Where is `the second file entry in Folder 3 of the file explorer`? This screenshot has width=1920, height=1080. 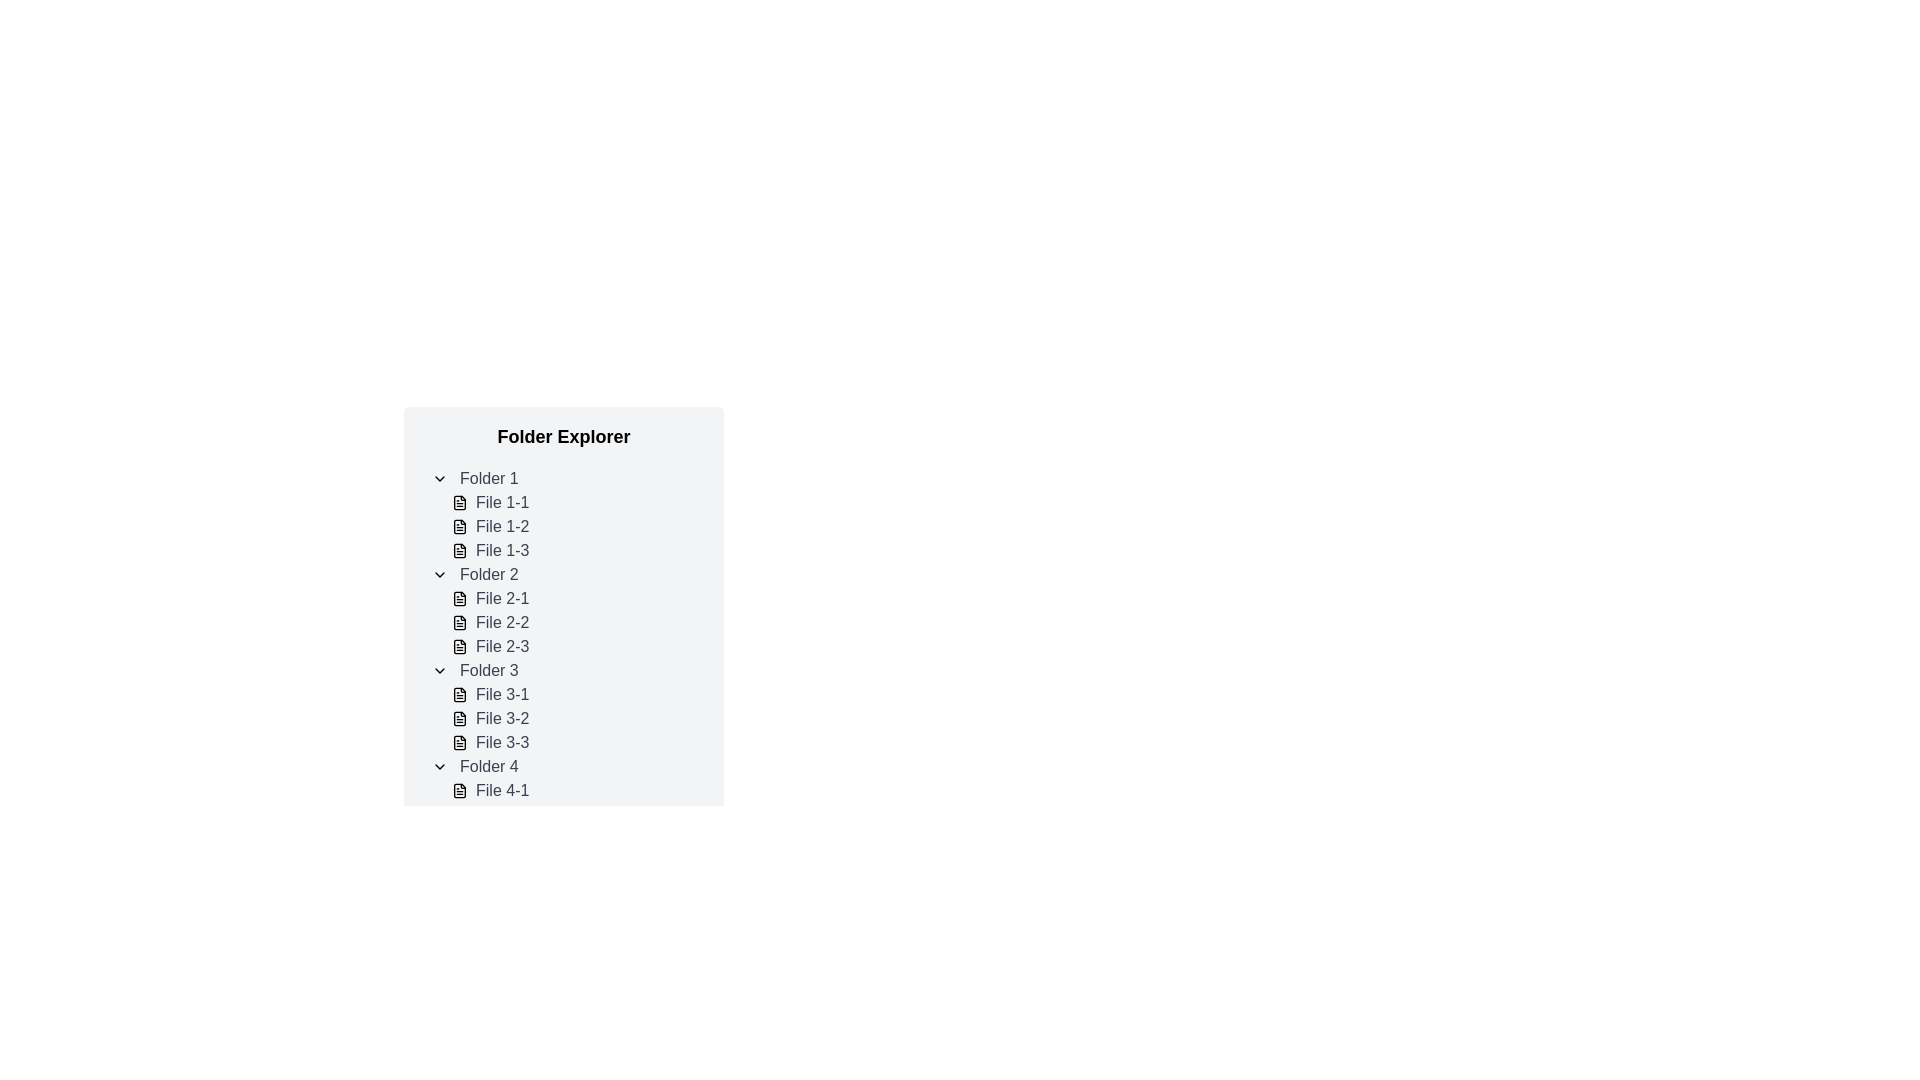 the second file entry in Folder 3 of the file explorer is located at coordinates (575, 717).